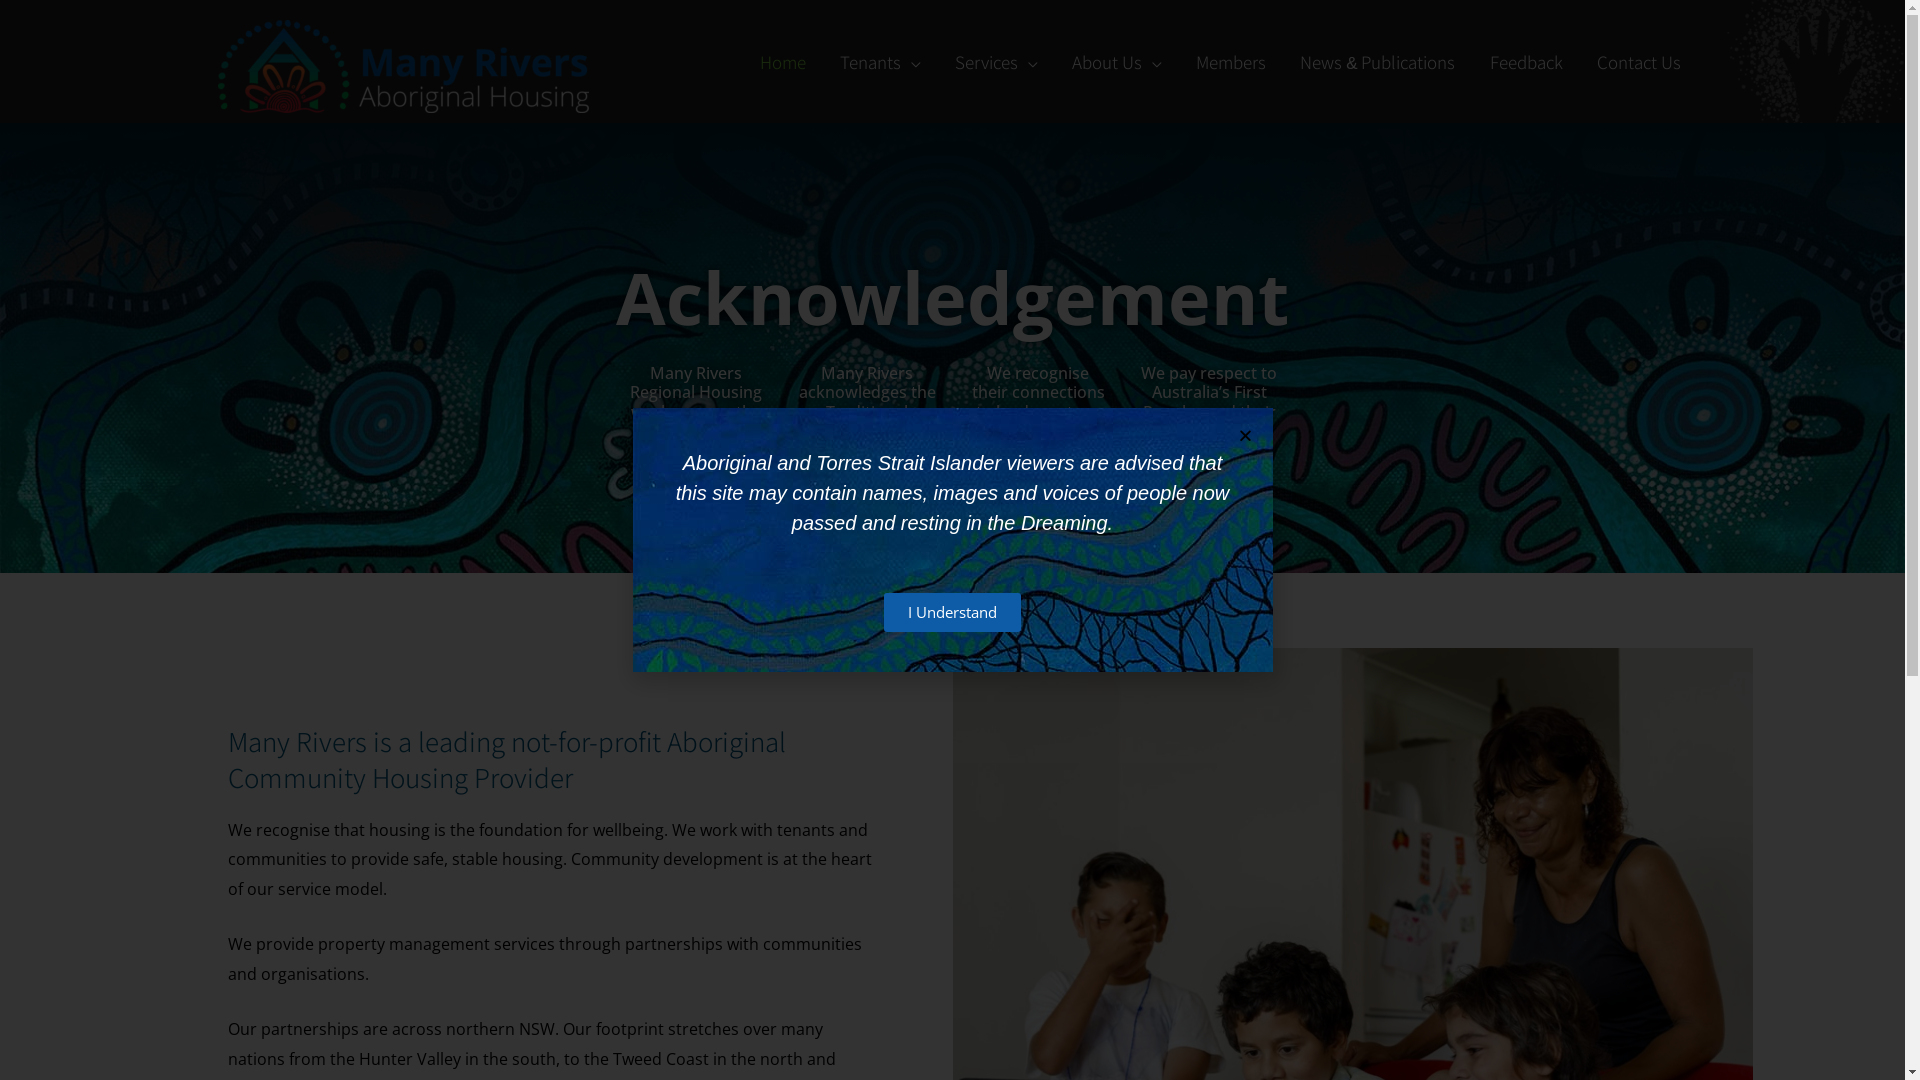 The height and width of the screenshot is (1080, 1920). Describe the element at coordinates (1116, 60) in the screenshot. I see `'About Us'` at that location.